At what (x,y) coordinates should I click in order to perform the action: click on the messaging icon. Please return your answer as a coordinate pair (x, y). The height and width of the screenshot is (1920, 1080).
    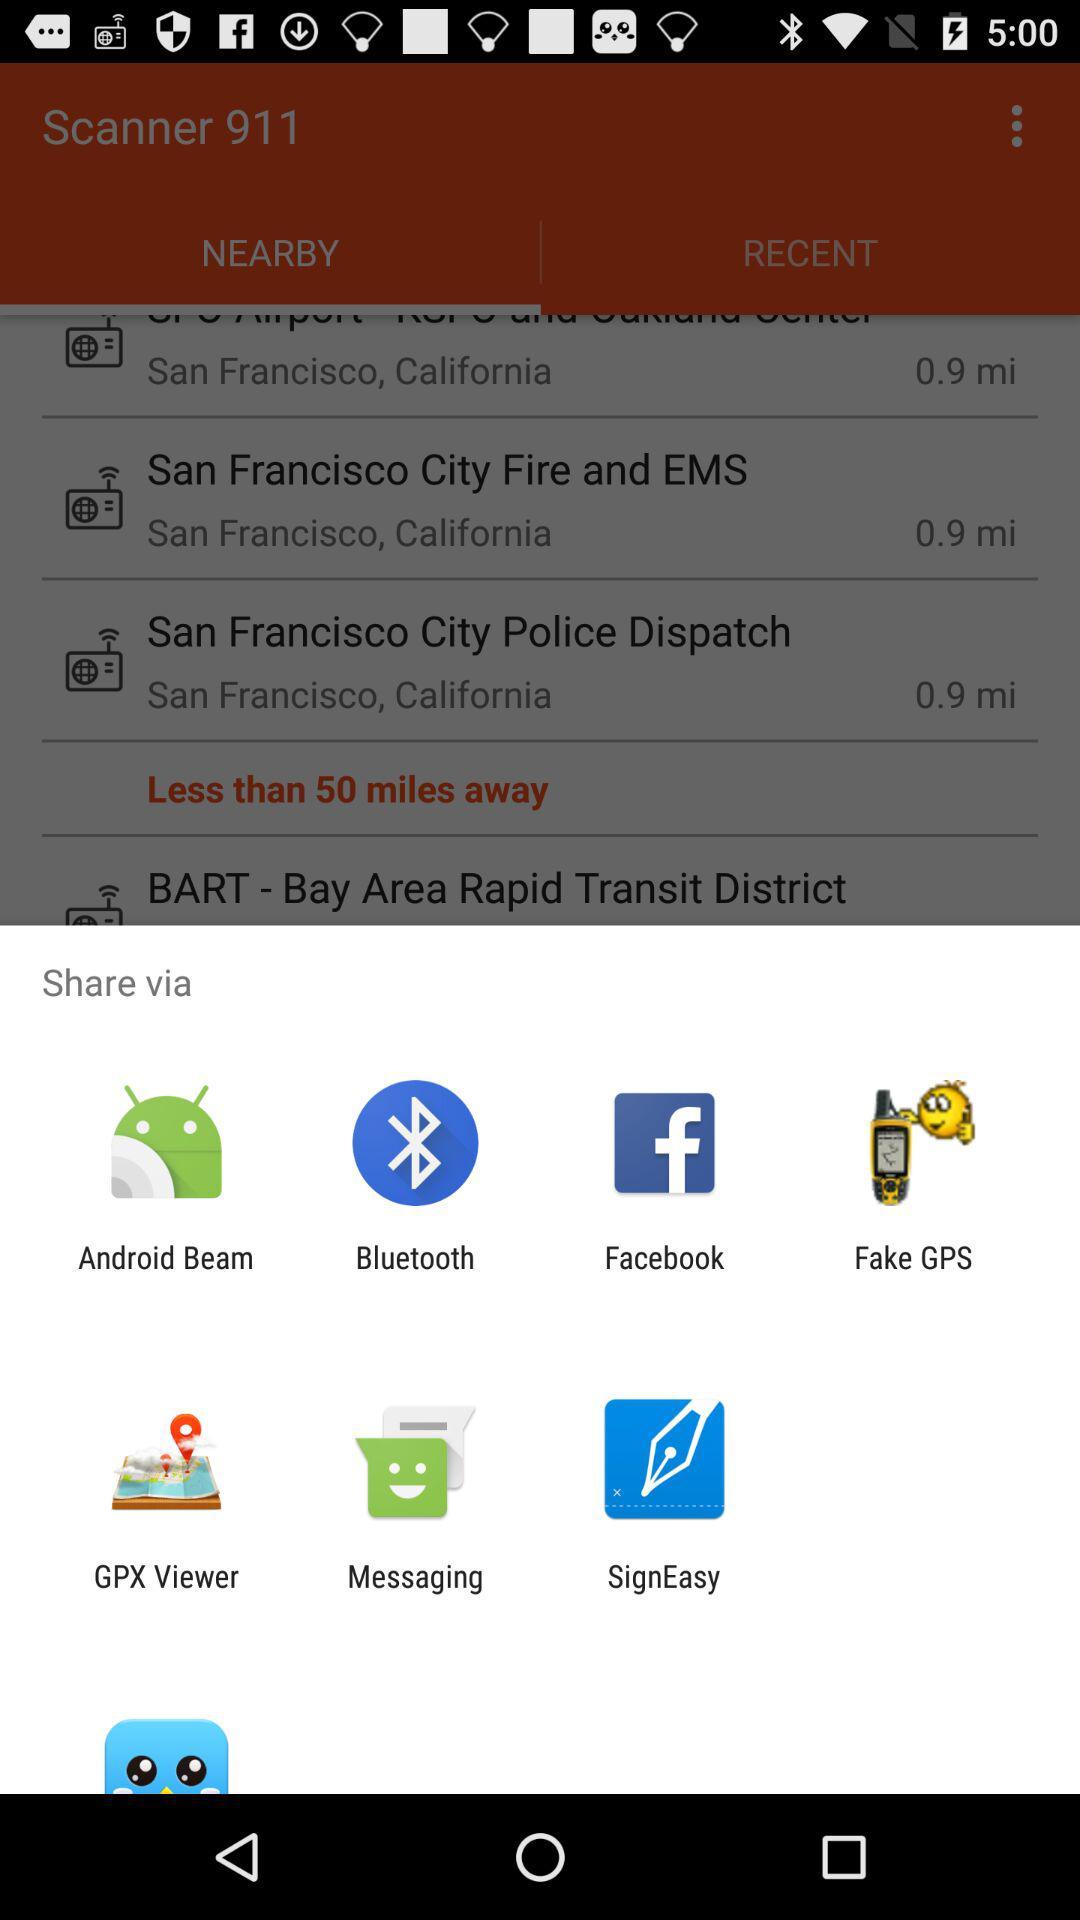
    Looking at the image, I should click on (414, 1592).